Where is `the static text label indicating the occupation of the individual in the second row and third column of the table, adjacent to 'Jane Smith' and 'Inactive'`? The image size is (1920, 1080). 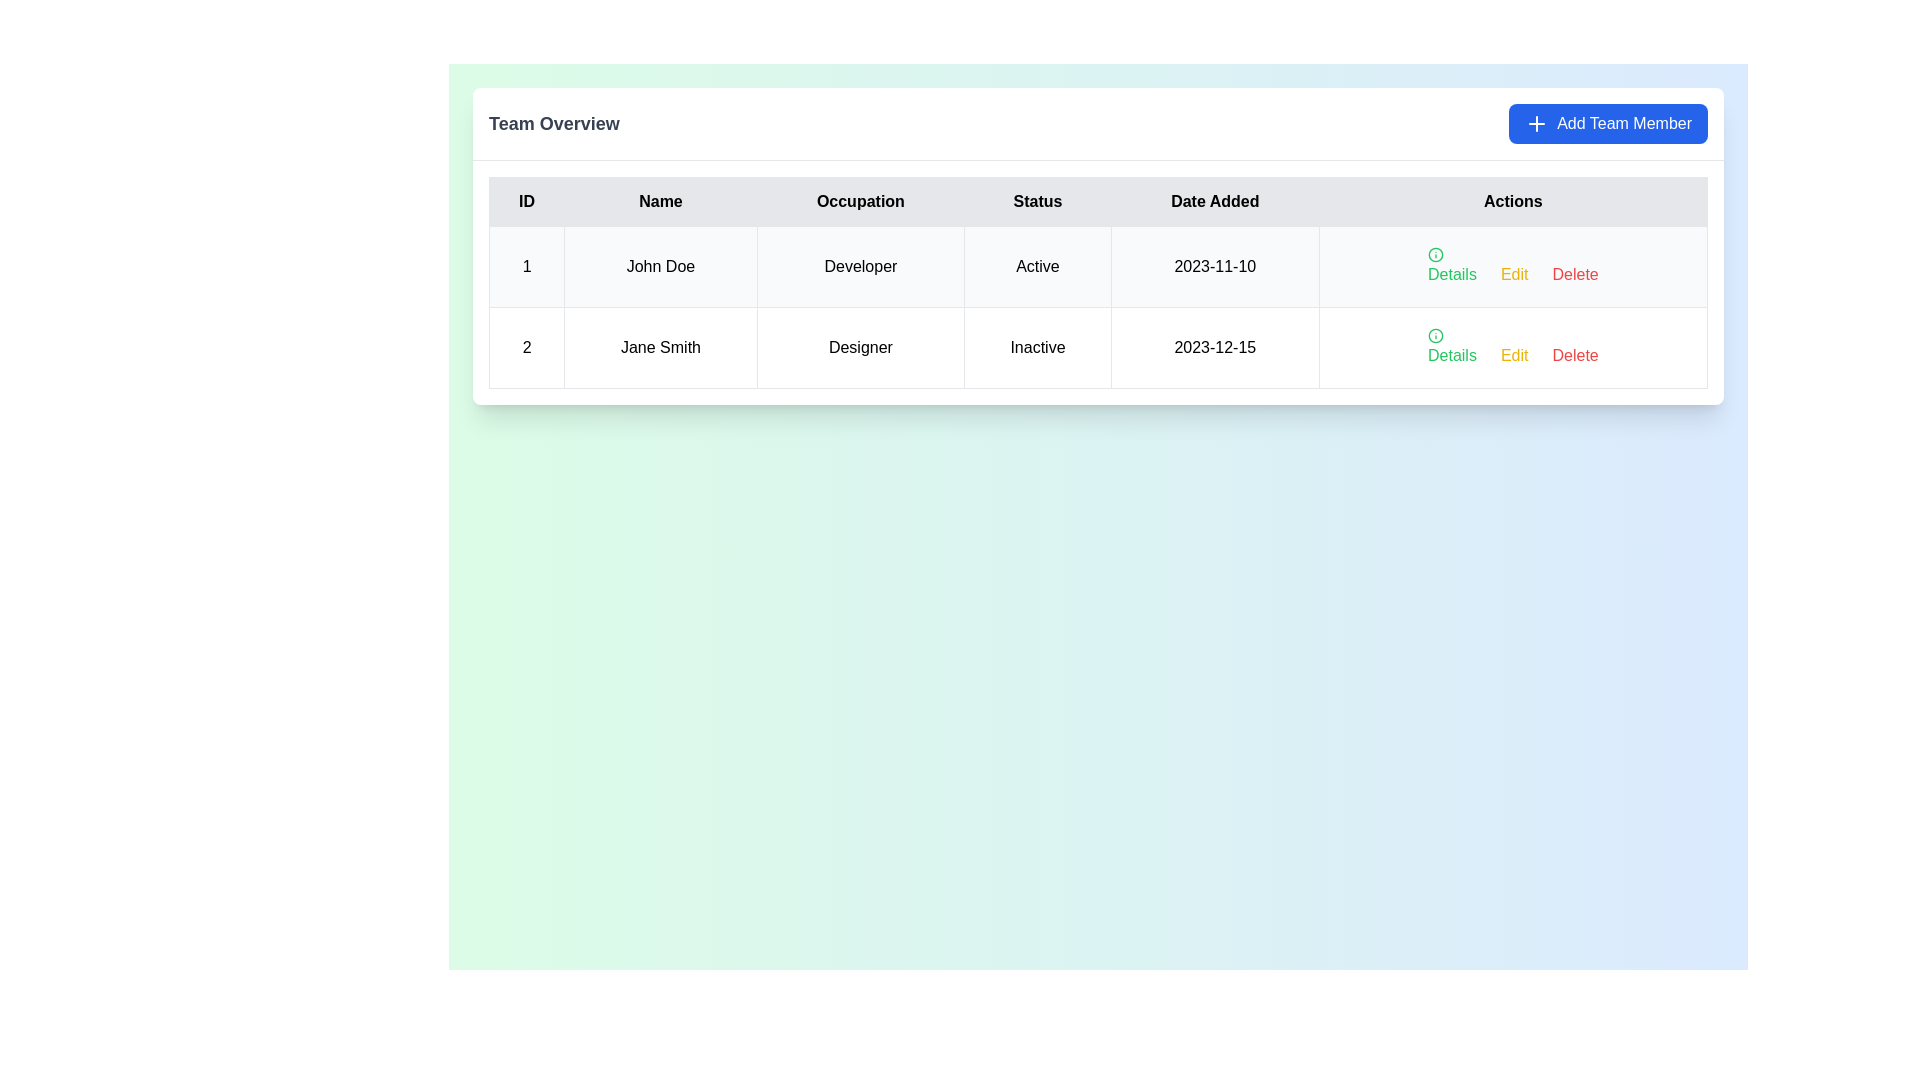 the static text label indicating the occupation of the individual in the second row and third column of the table, adjacent to 'Jane Smith' and 'Inactive' is located at coordinates (860, 346).